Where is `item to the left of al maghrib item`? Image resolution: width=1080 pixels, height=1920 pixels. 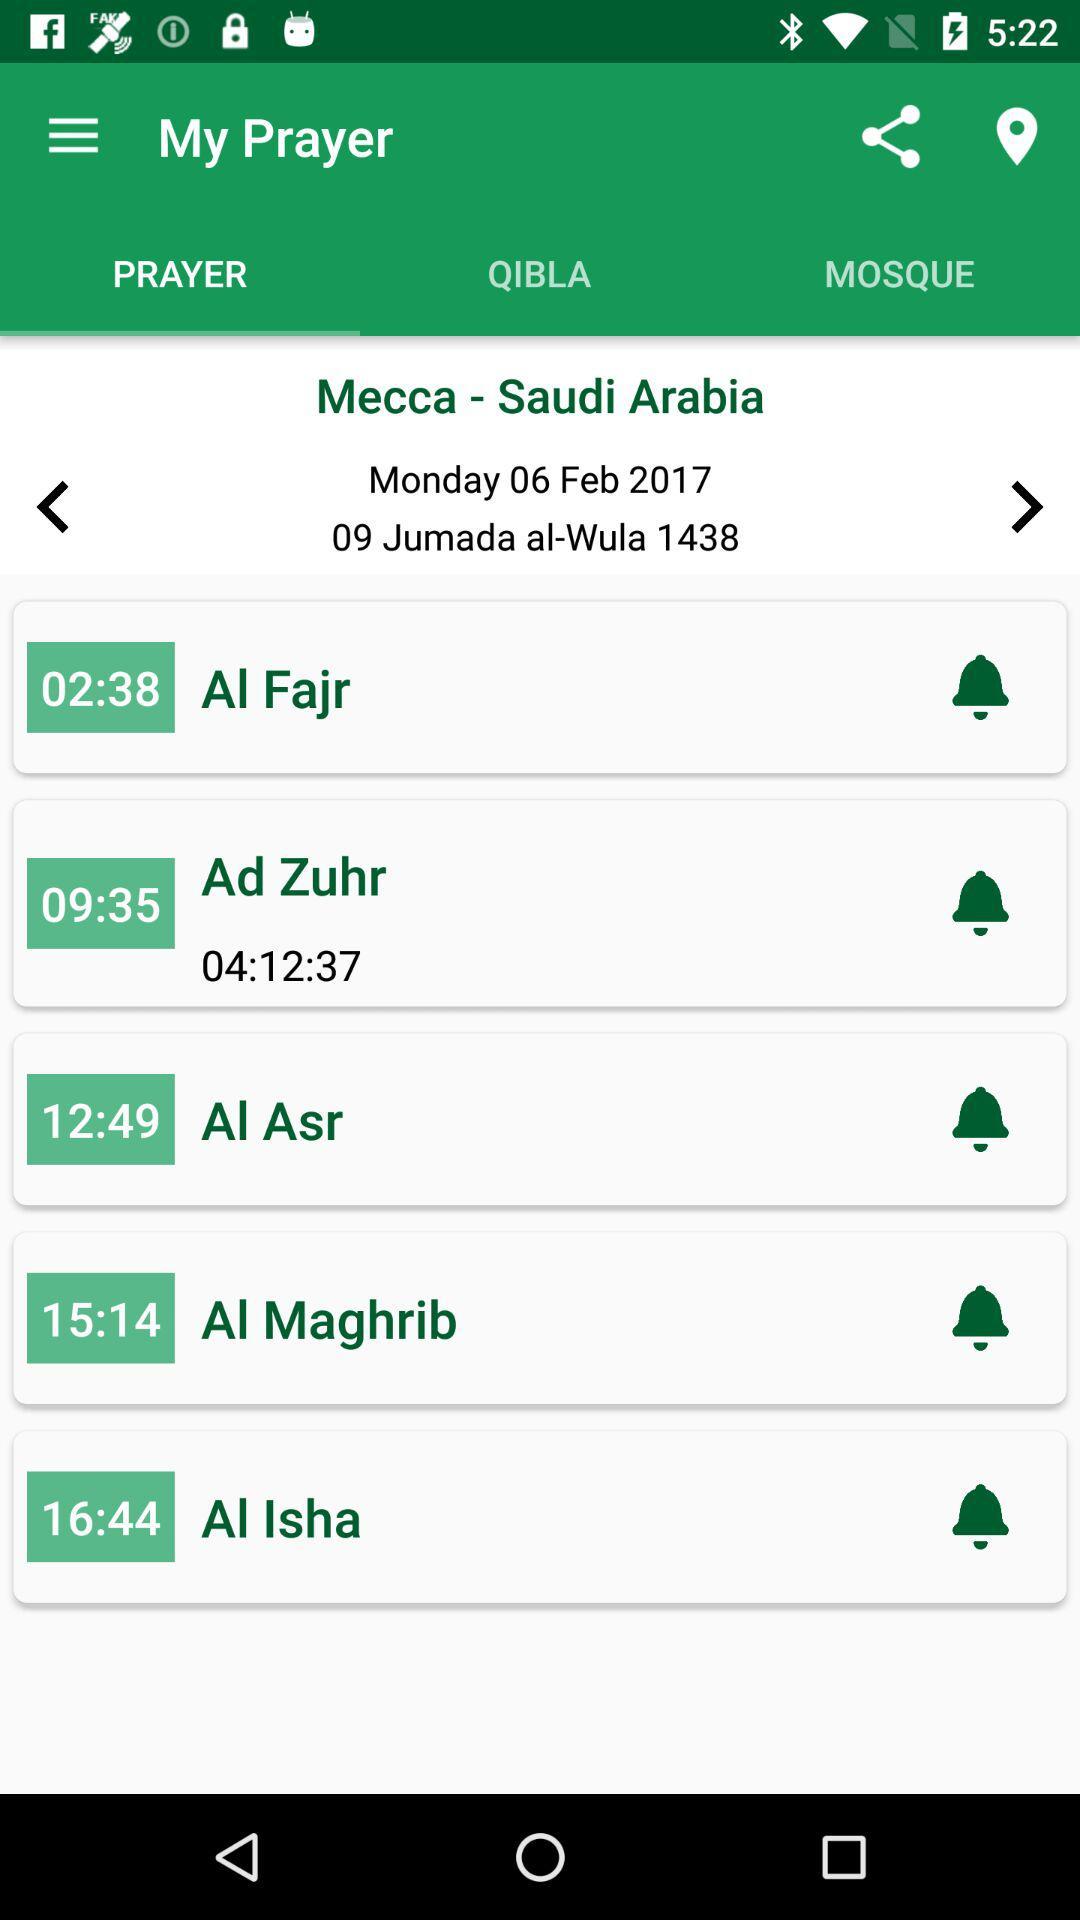
item to the left of al maghrib item is located at coordinates (100, 1318).